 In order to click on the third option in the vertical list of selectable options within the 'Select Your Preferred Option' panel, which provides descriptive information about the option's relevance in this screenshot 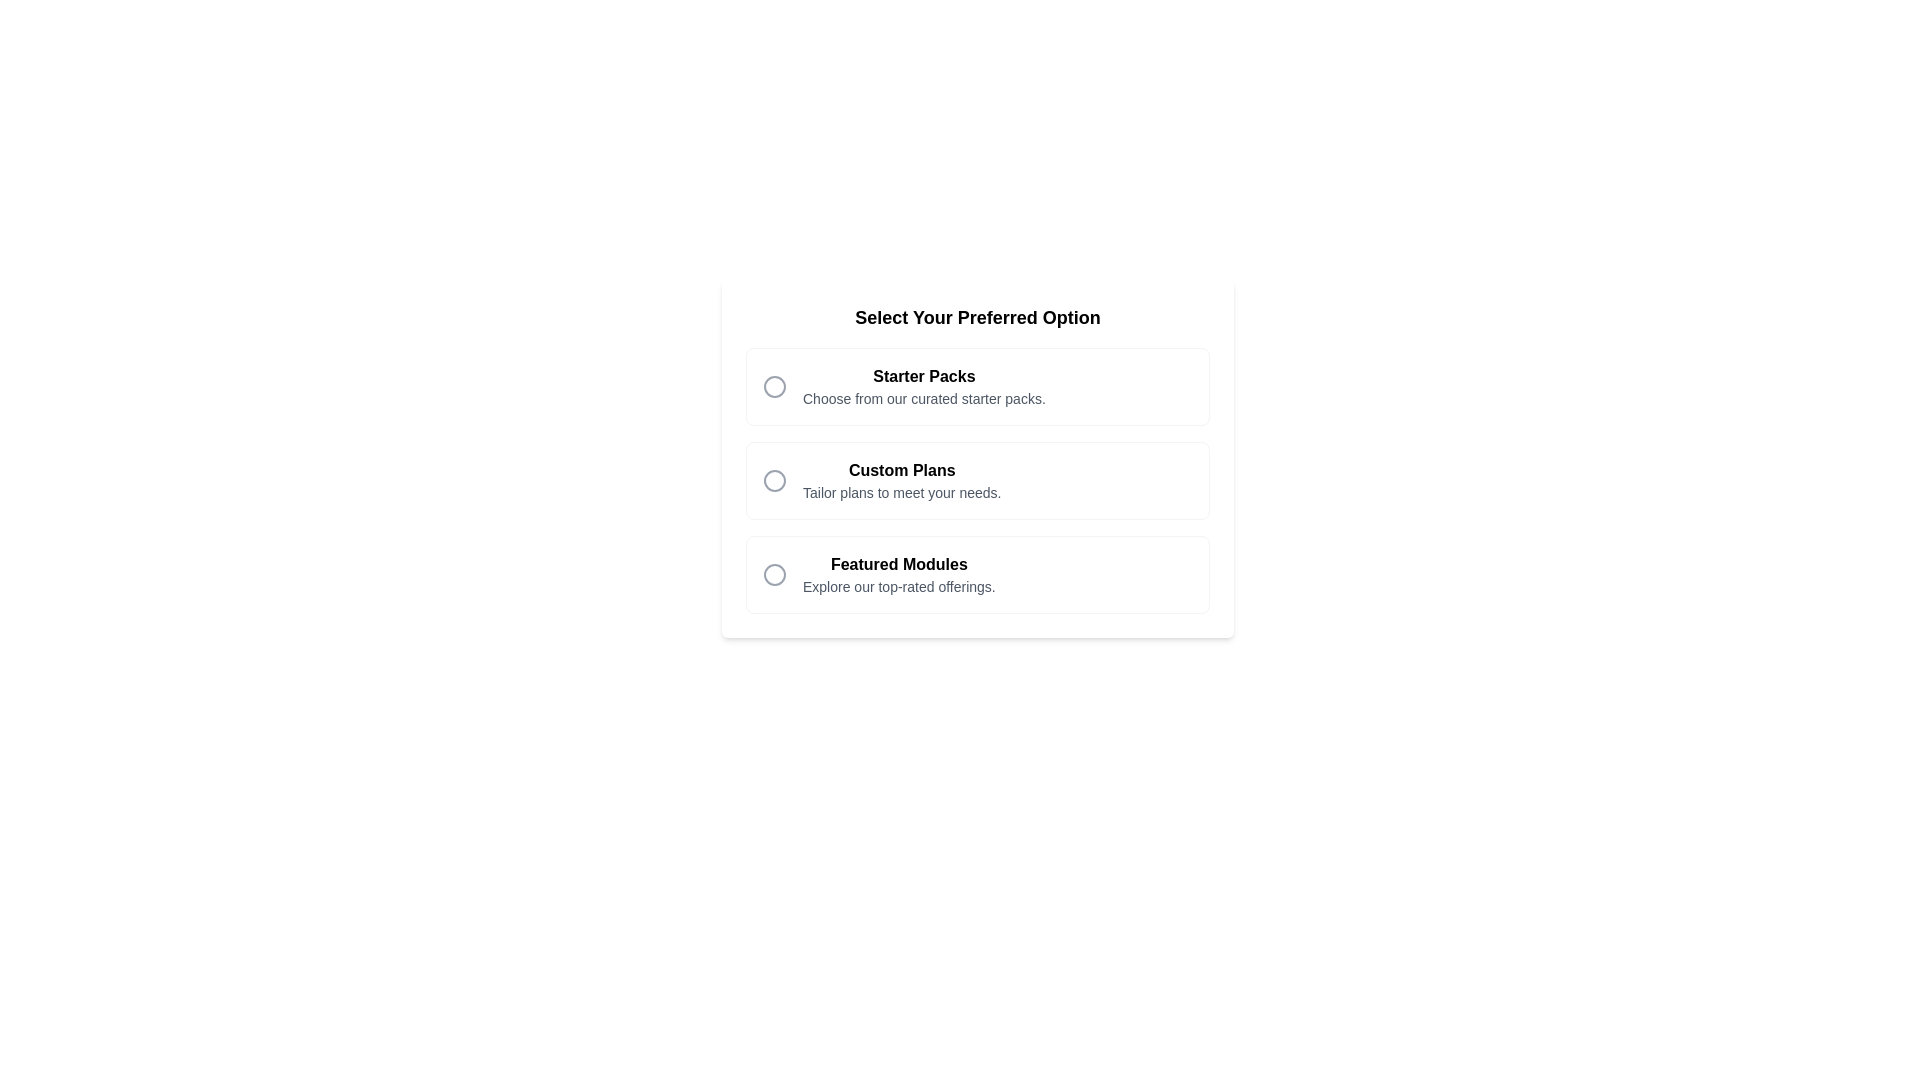, I will do `click(898, 574)`.